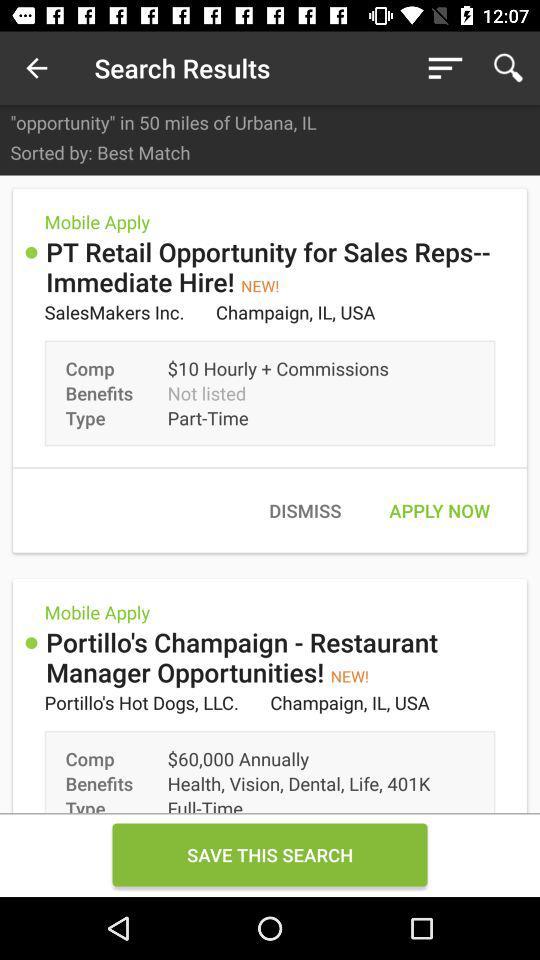  I want to click on item next to search results item, so click(445, 68).